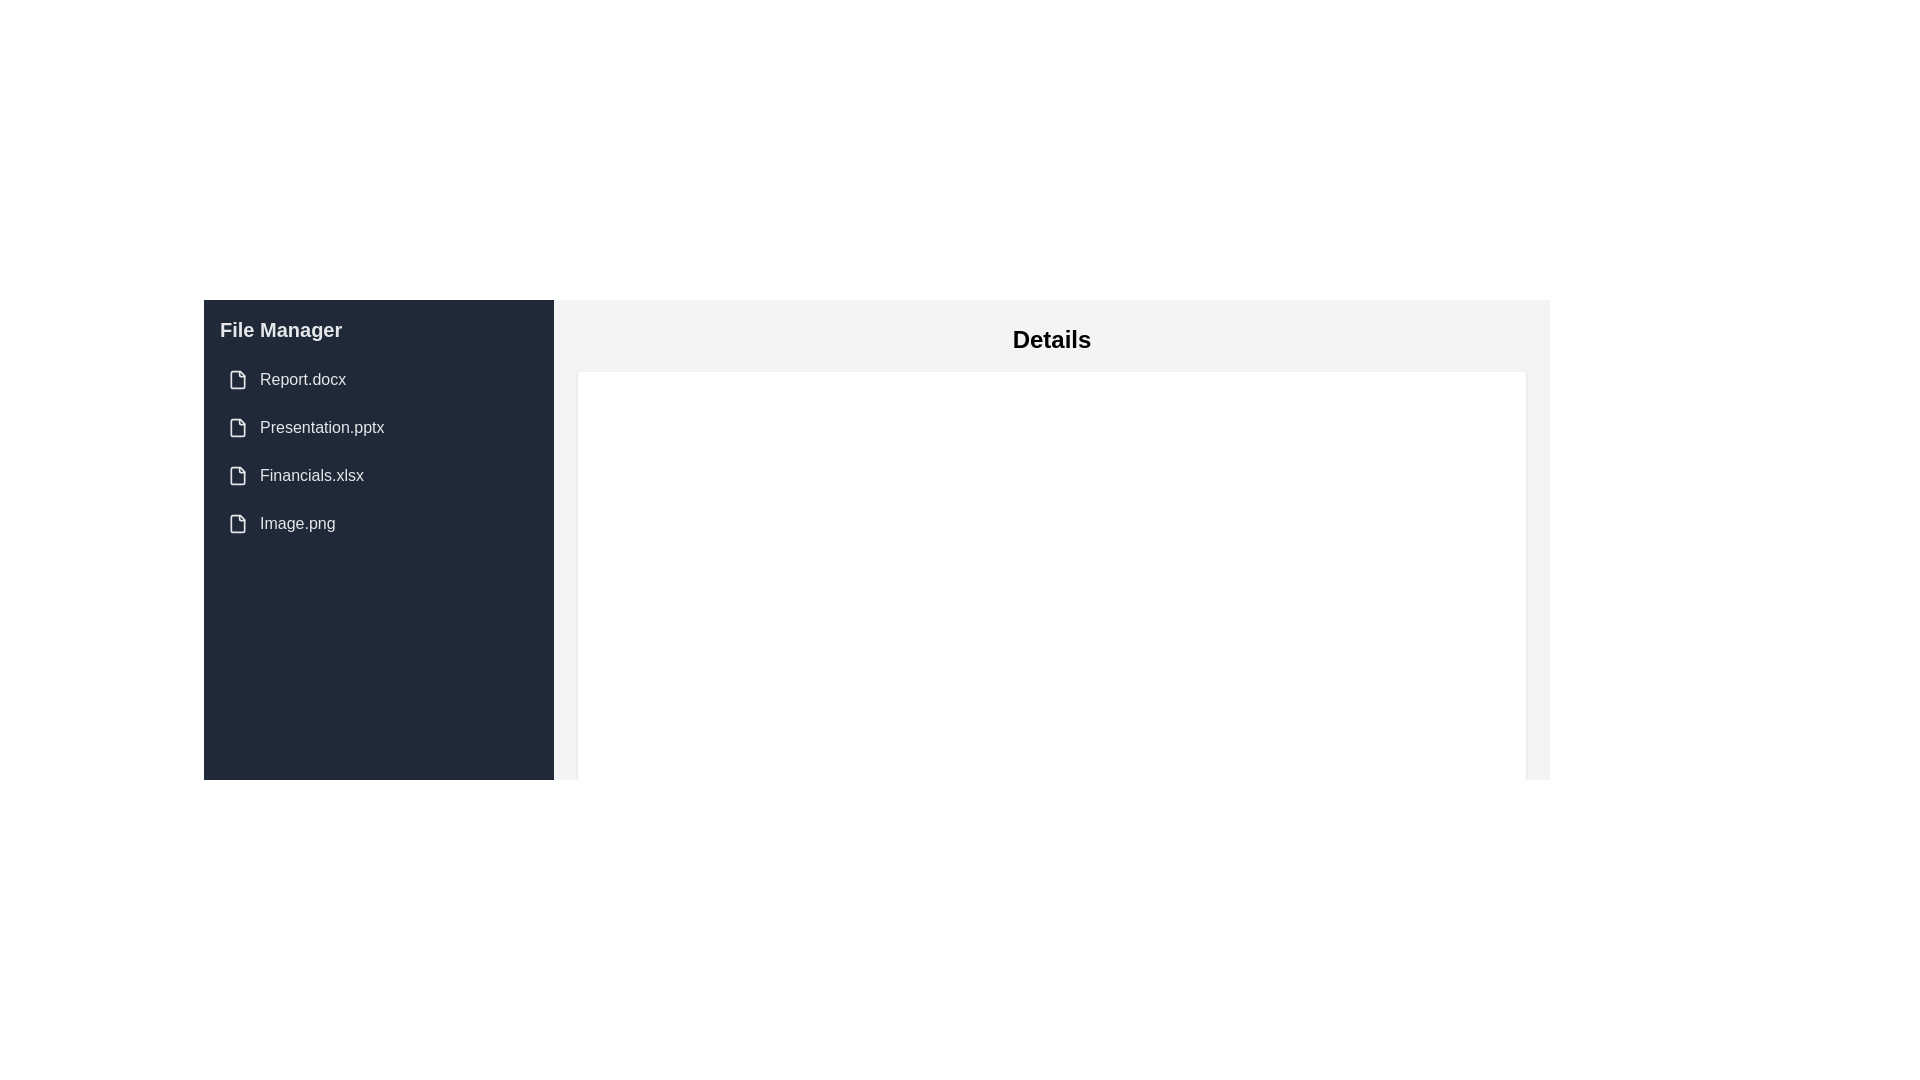 The width and height of the screenshot is (1920, 1080). What do you see at coordinates (238, 427) in the screenshot?
I see `the file icon representing 'Presentation.pptx' in the File Manager section, which is styled with a dark outline and minimal detailing` at bounding box center [238, 427].